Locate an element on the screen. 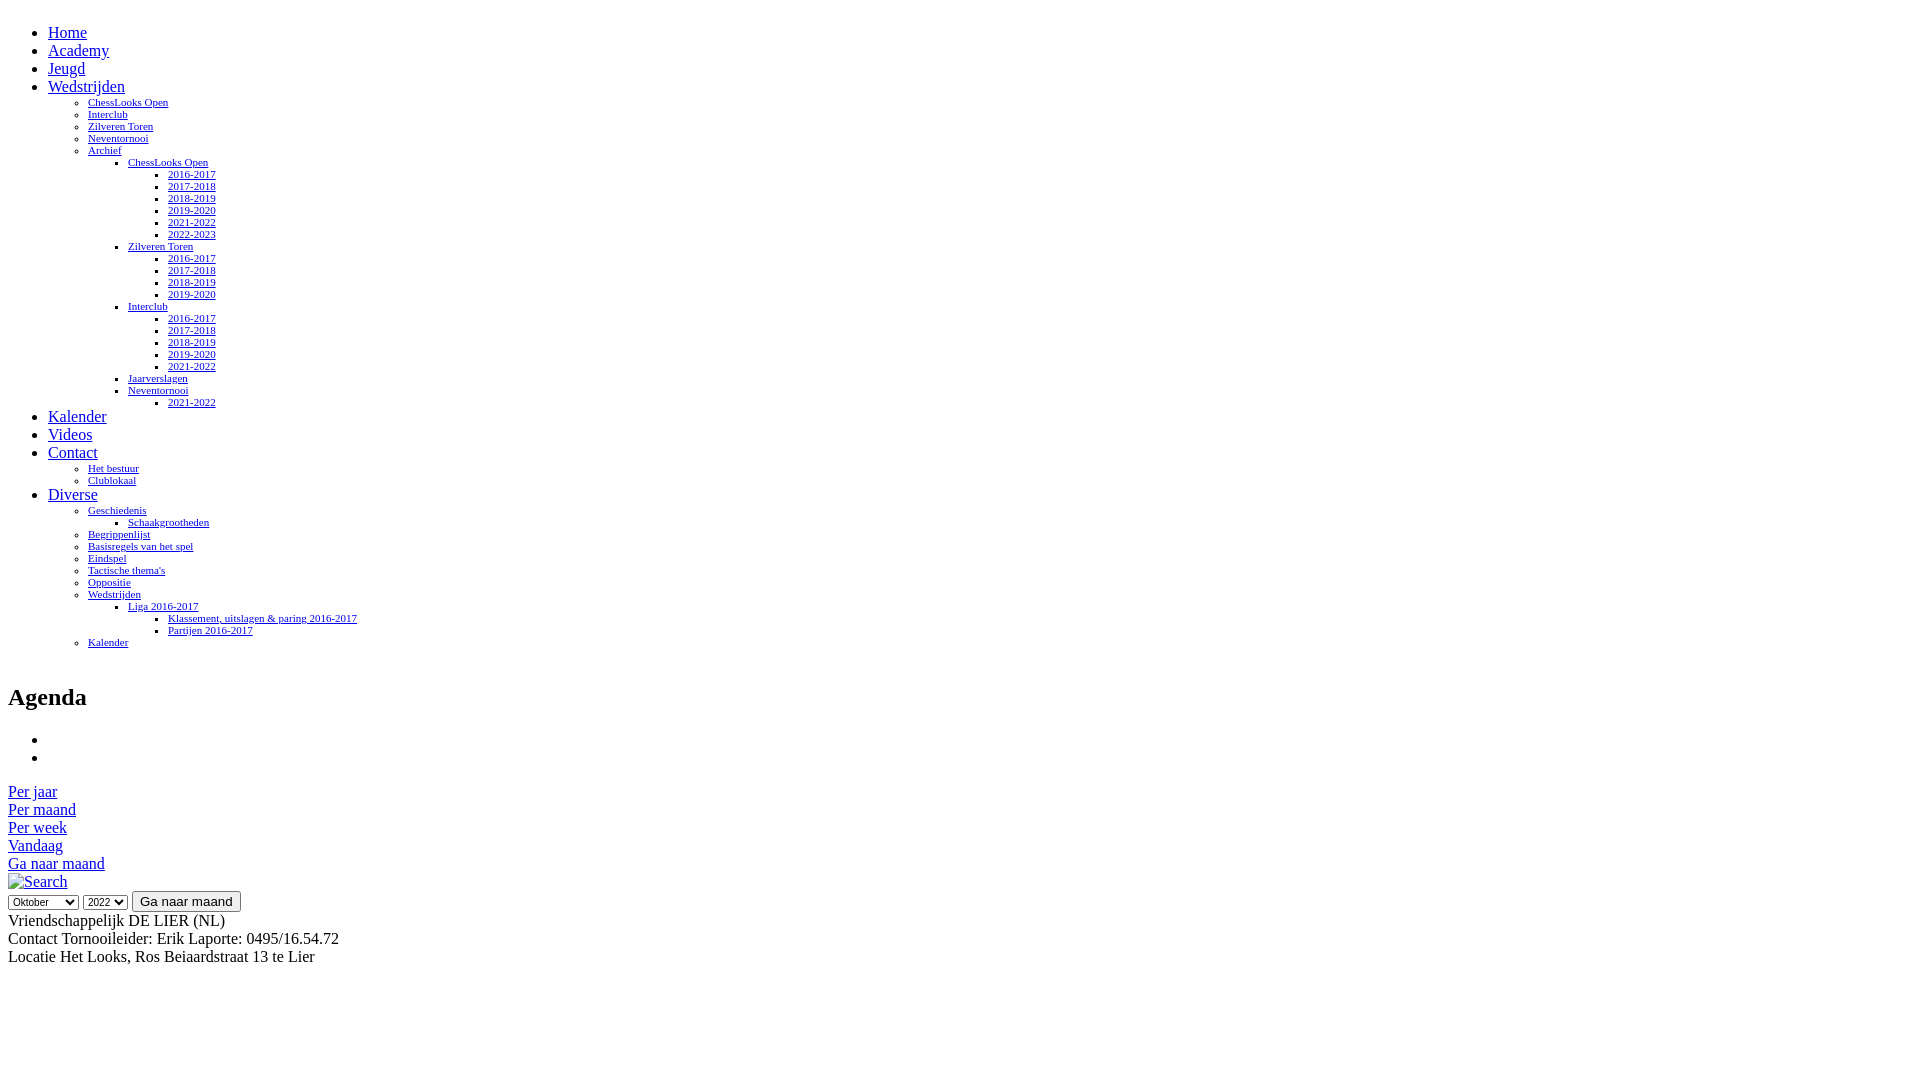 This screenshot has height=1080, width=1920. 'Eindspel' is located at coordinates (106, 558).